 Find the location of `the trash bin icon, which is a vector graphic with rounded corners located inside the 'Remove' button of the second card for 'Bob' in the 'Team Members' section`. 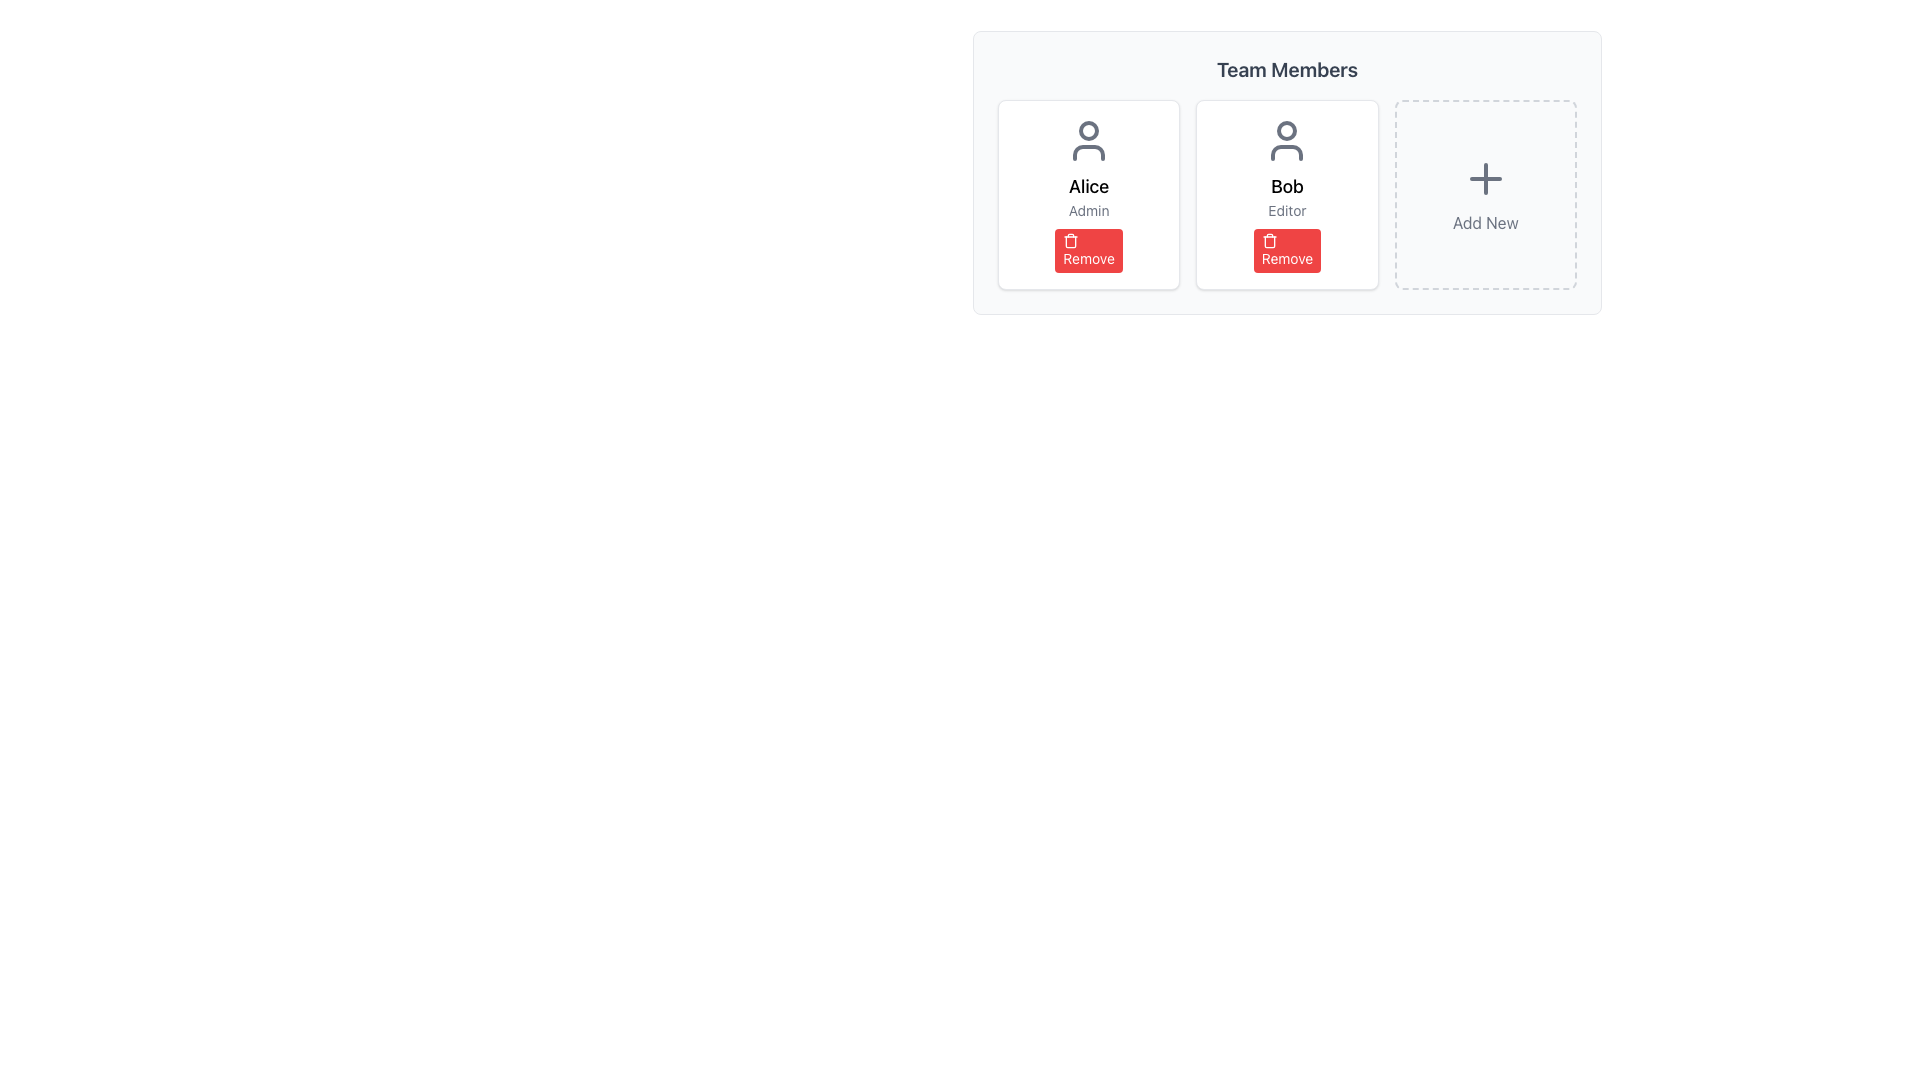

the trash bin icon, which is a vector graphic with rounded corners located inside the 'Remove' button of the second card for 'Bob' in the 'Team Members' section is located at coordinates (1070, 241).